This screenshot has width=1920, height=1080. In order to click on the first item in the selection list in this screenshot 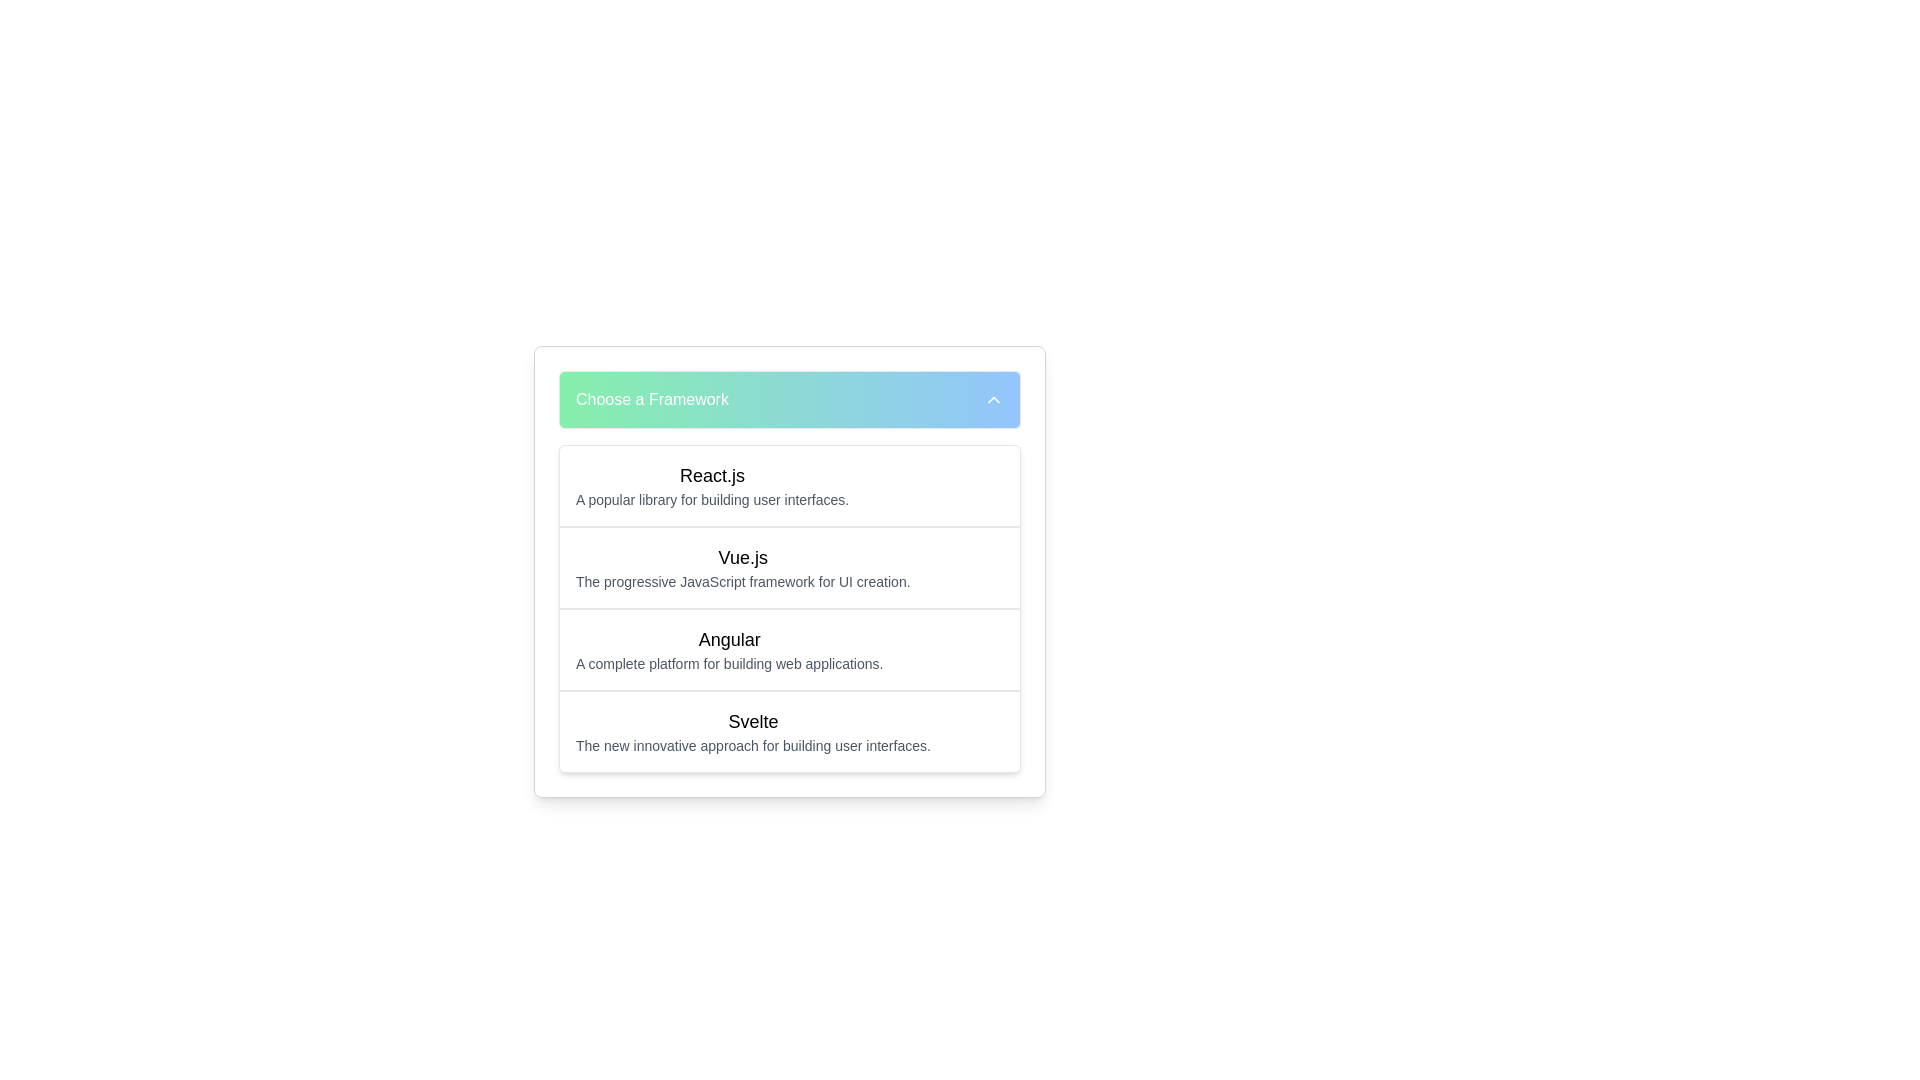, I will do `click(789, 486)`.